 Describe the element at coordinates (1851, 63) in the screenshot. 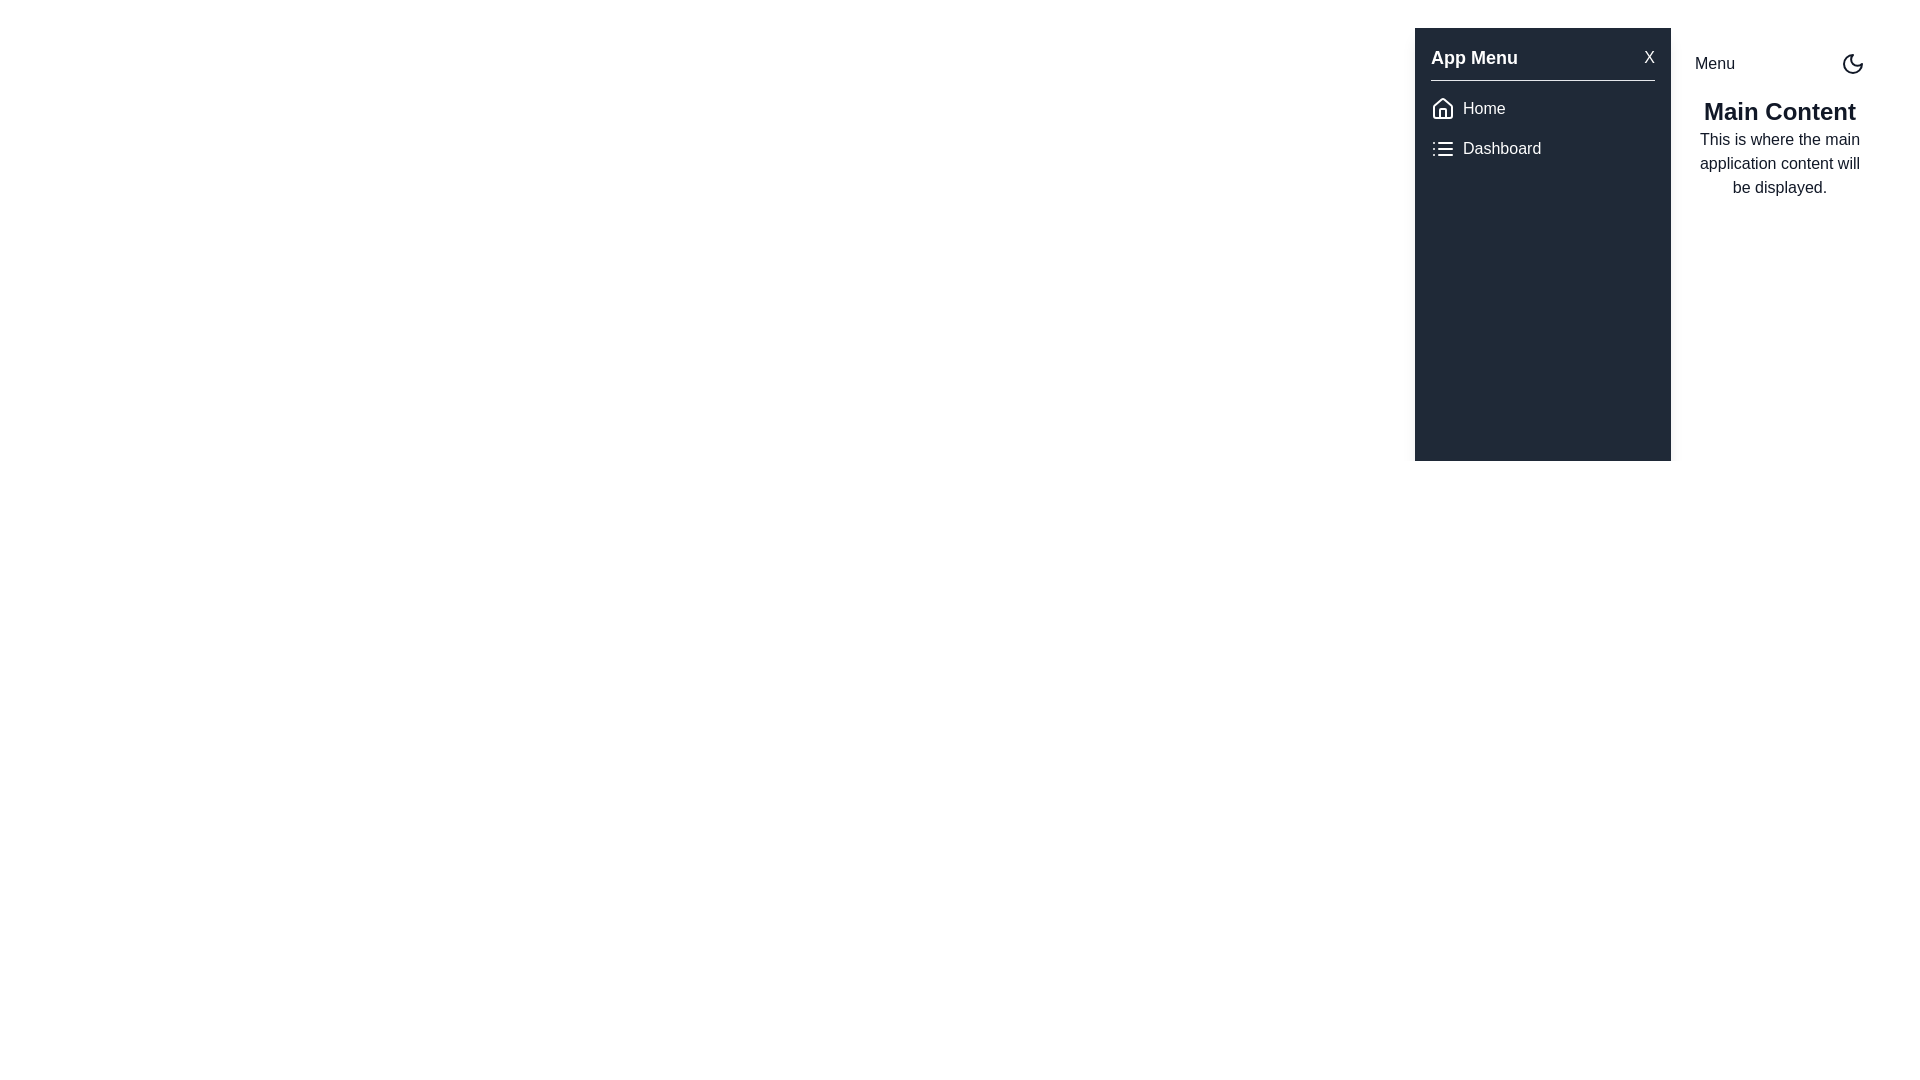

I see `the small circular button depicting a crescent moon icon, which serves as a night mode toggle` at that location.